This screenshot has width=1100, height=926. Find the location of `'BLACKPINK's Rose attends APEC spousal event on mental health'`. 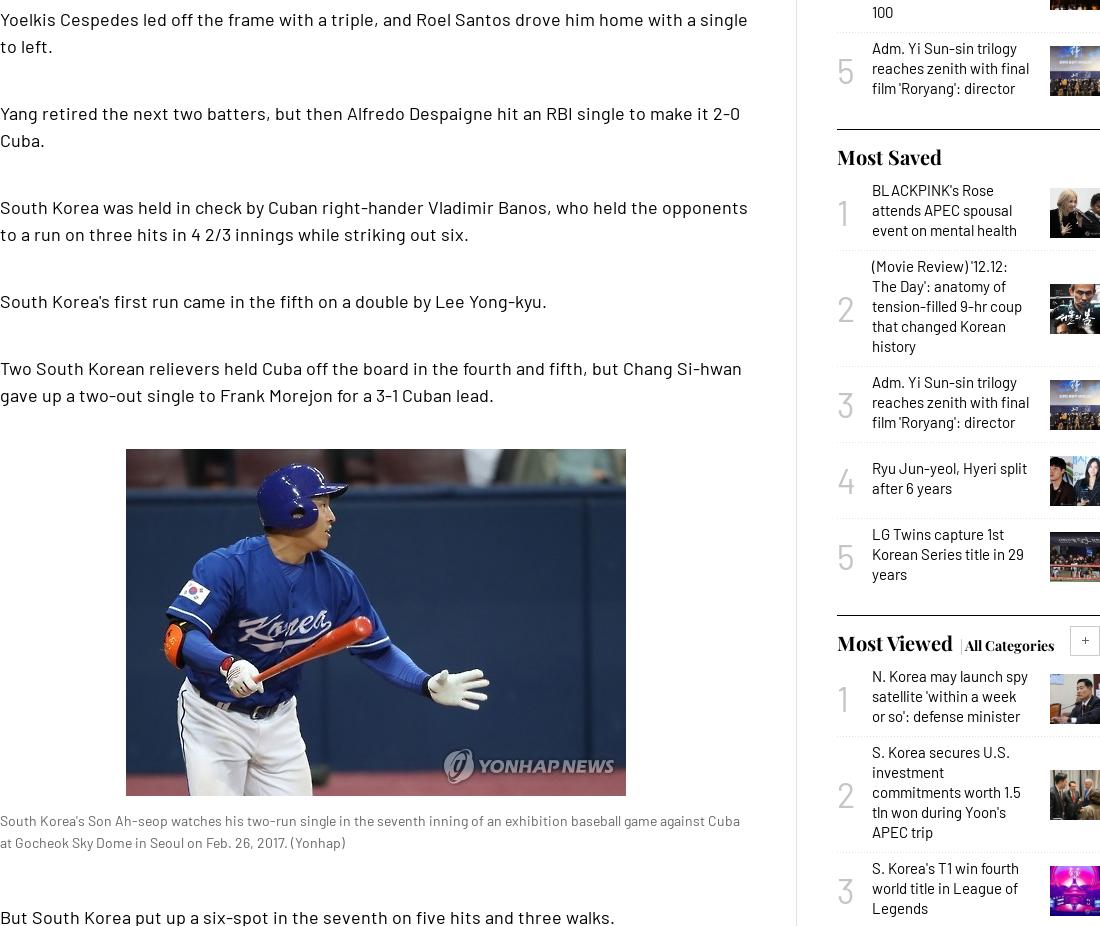

'BLACKPINK's Rose attends APEC spousal event on mental health' is located at coordinates (944, 209).